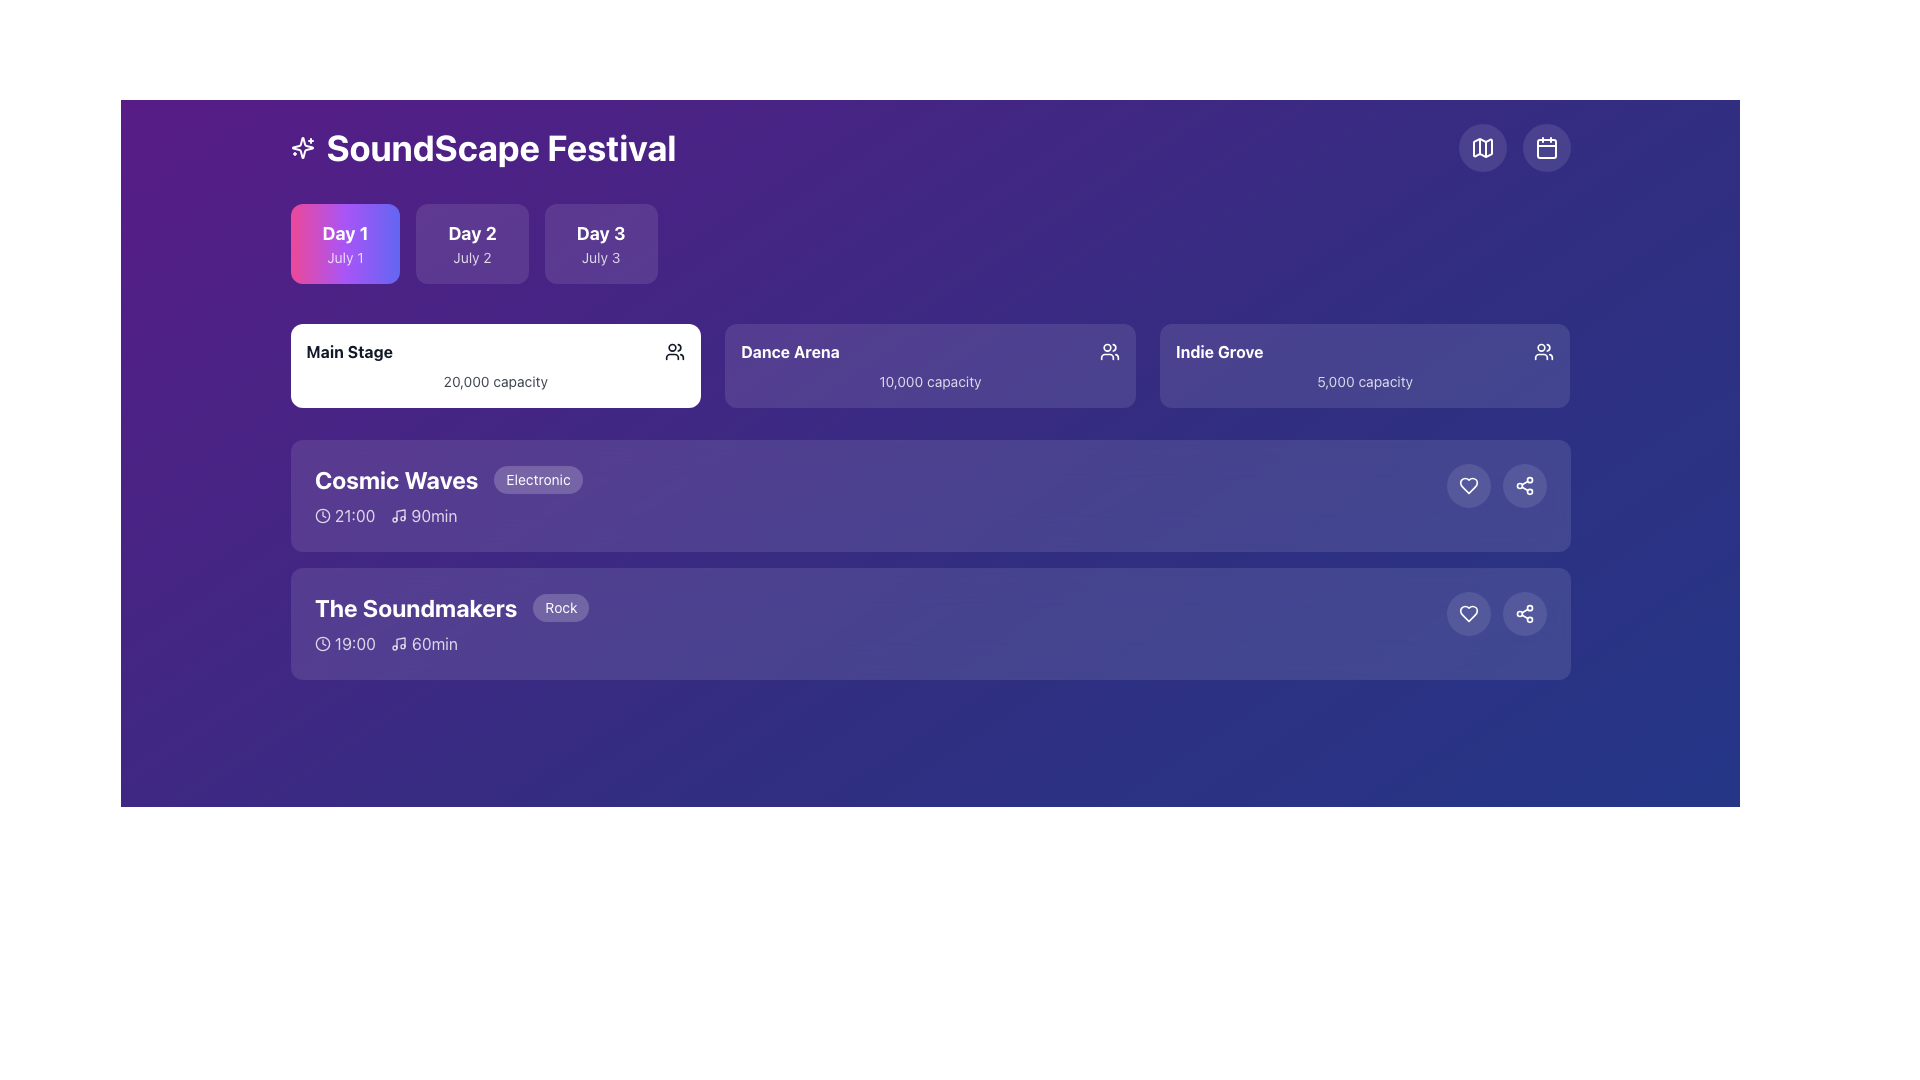  I want to click on the heart-shaped icon filled with blue color located at the bottom right corner of the 'The Soundmakers' section, so click(1468, 486).